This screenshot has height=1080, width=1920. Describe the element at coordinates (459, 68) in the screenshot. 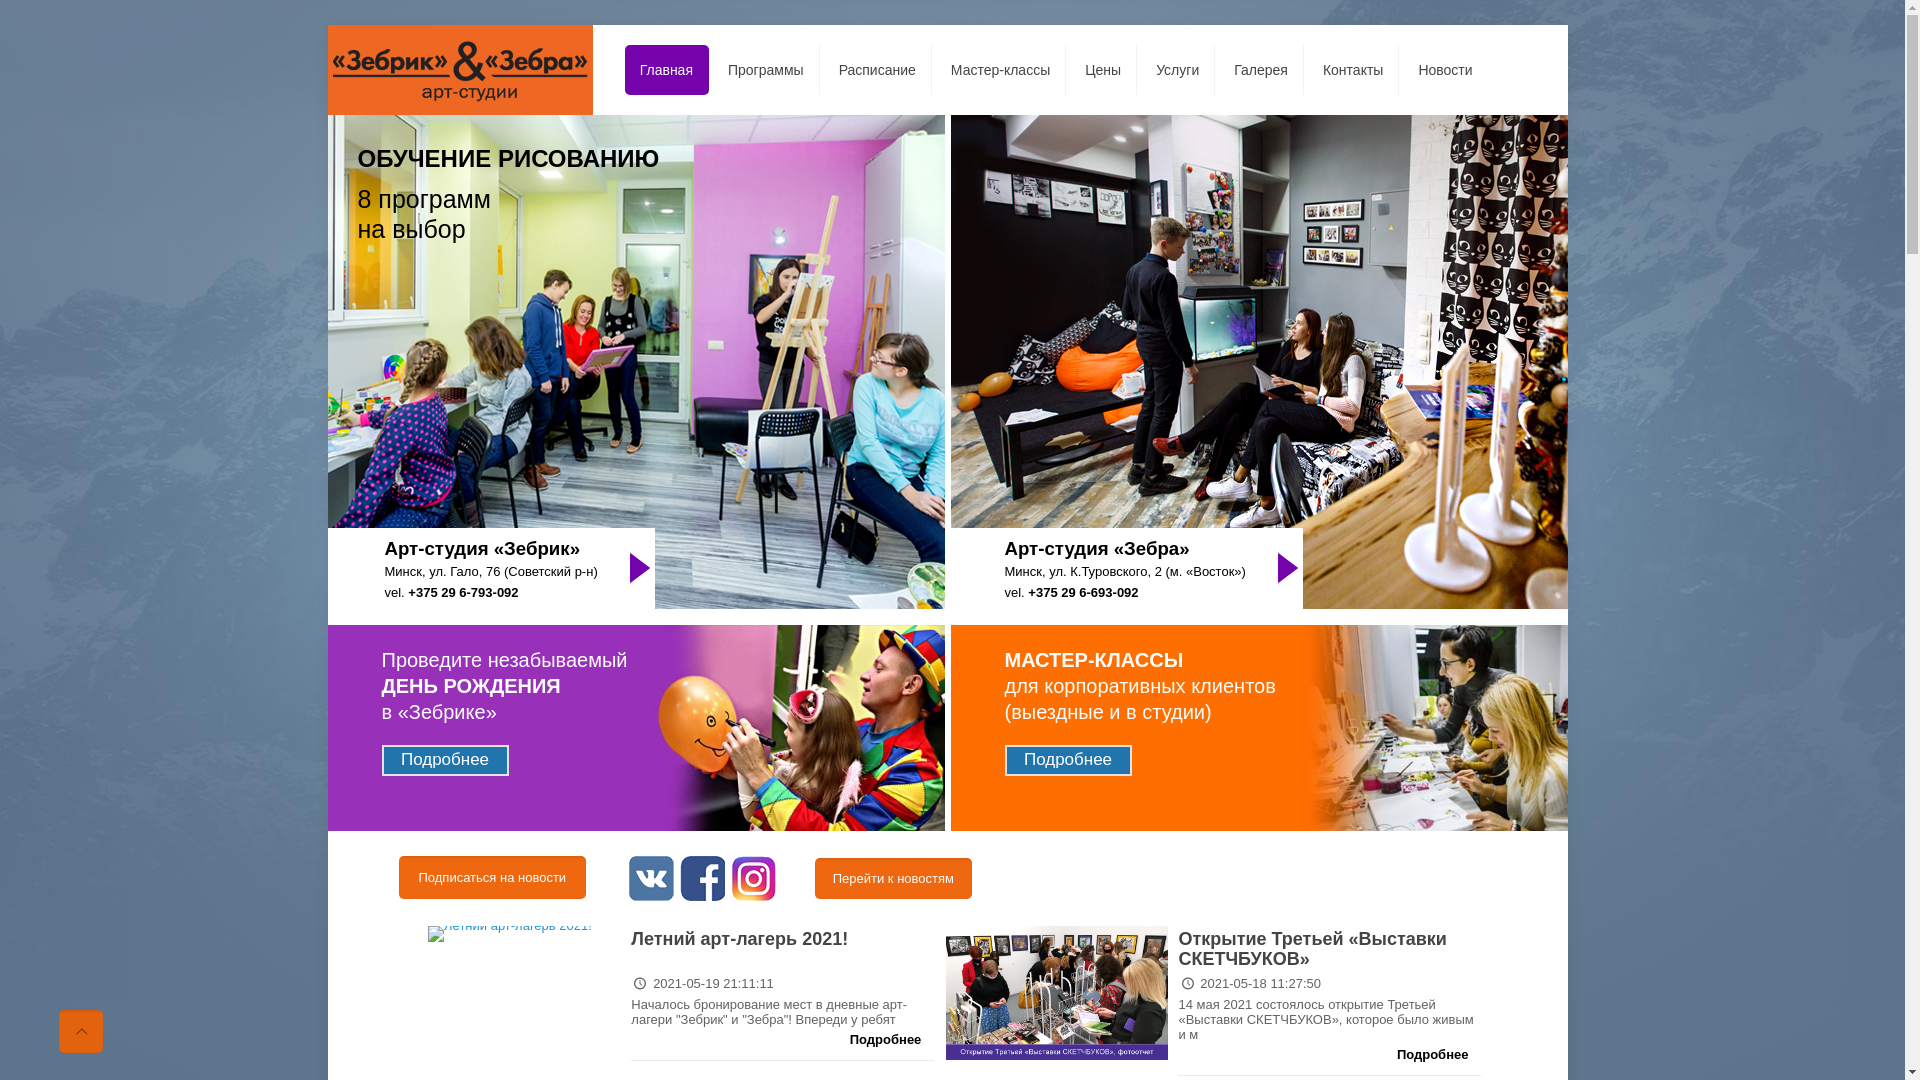

I see `'zebra-art.by'` at that location.